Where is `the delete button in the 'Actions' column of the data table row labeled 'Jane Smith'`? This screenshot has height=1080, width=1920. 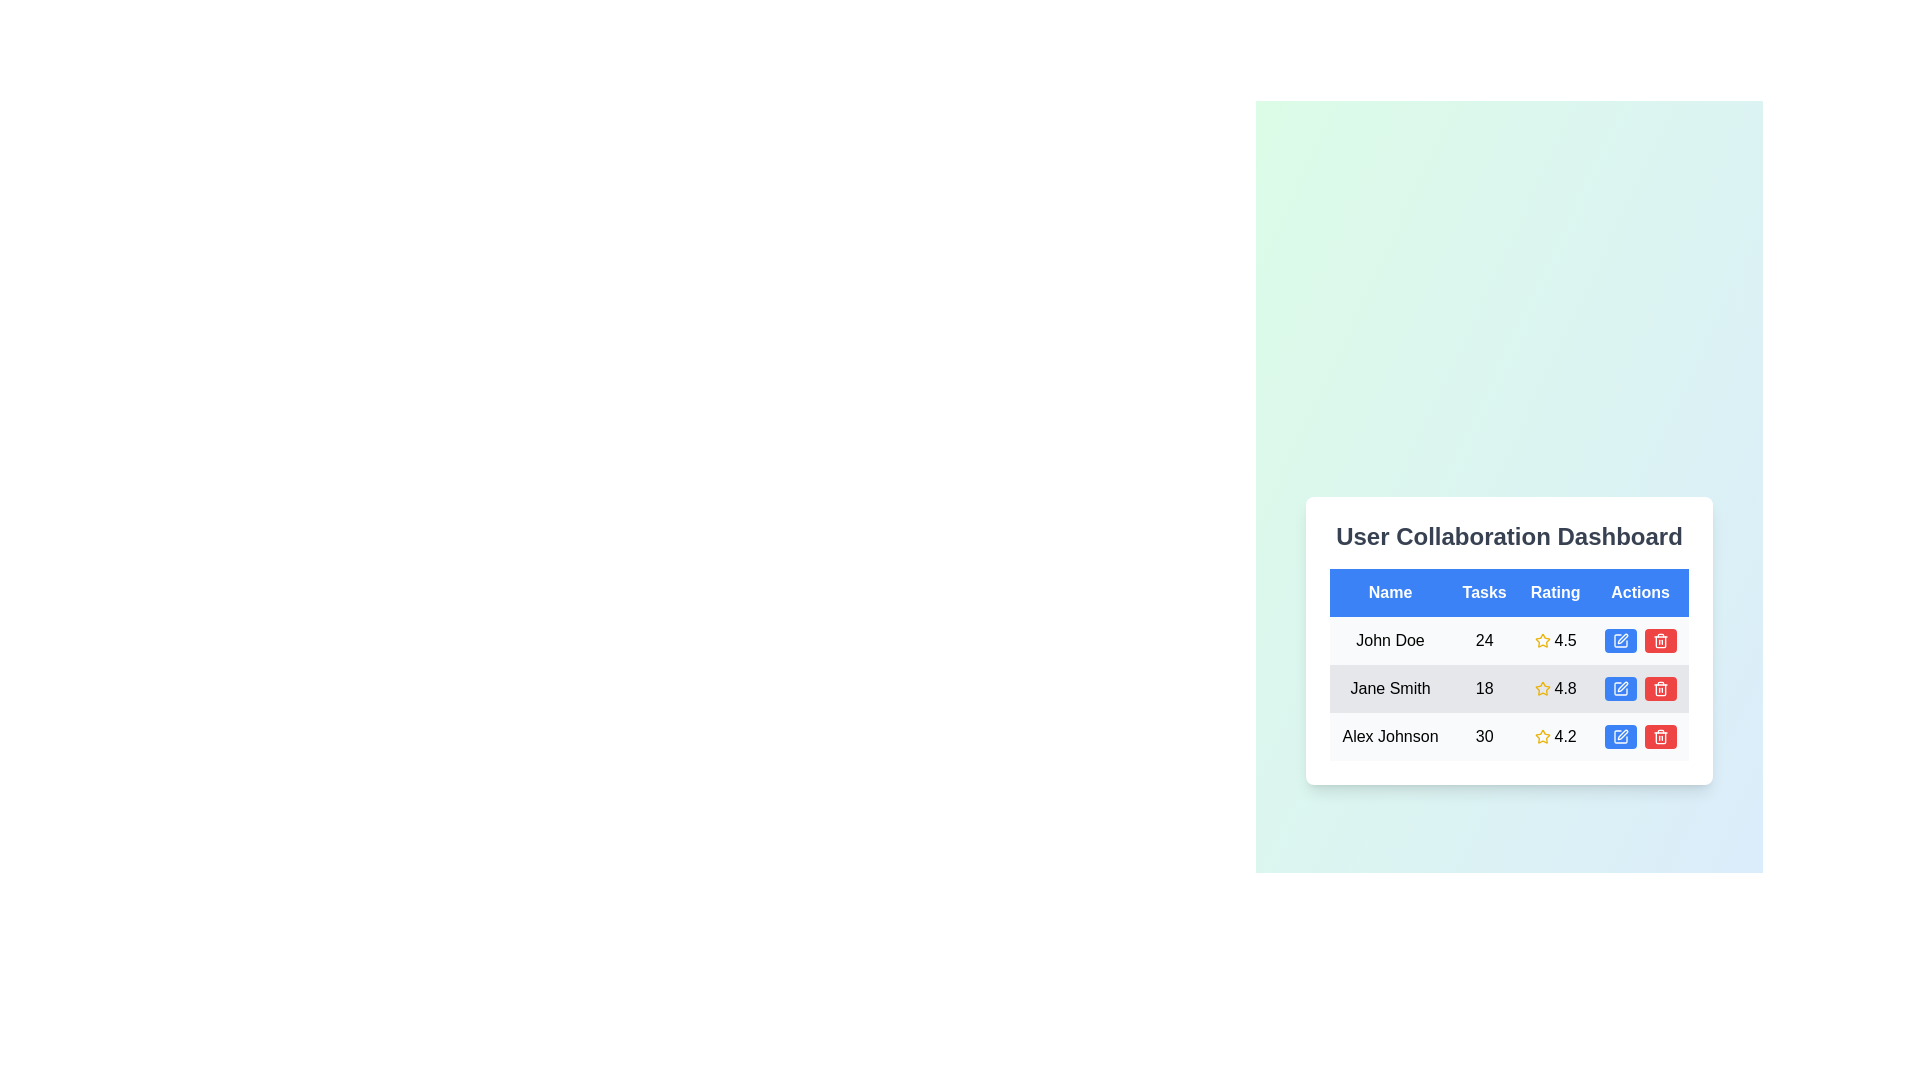 the delete button in the 'Actions' column of the data table row labeled 'Jane Smith' is located at coordinates (1660, 688).